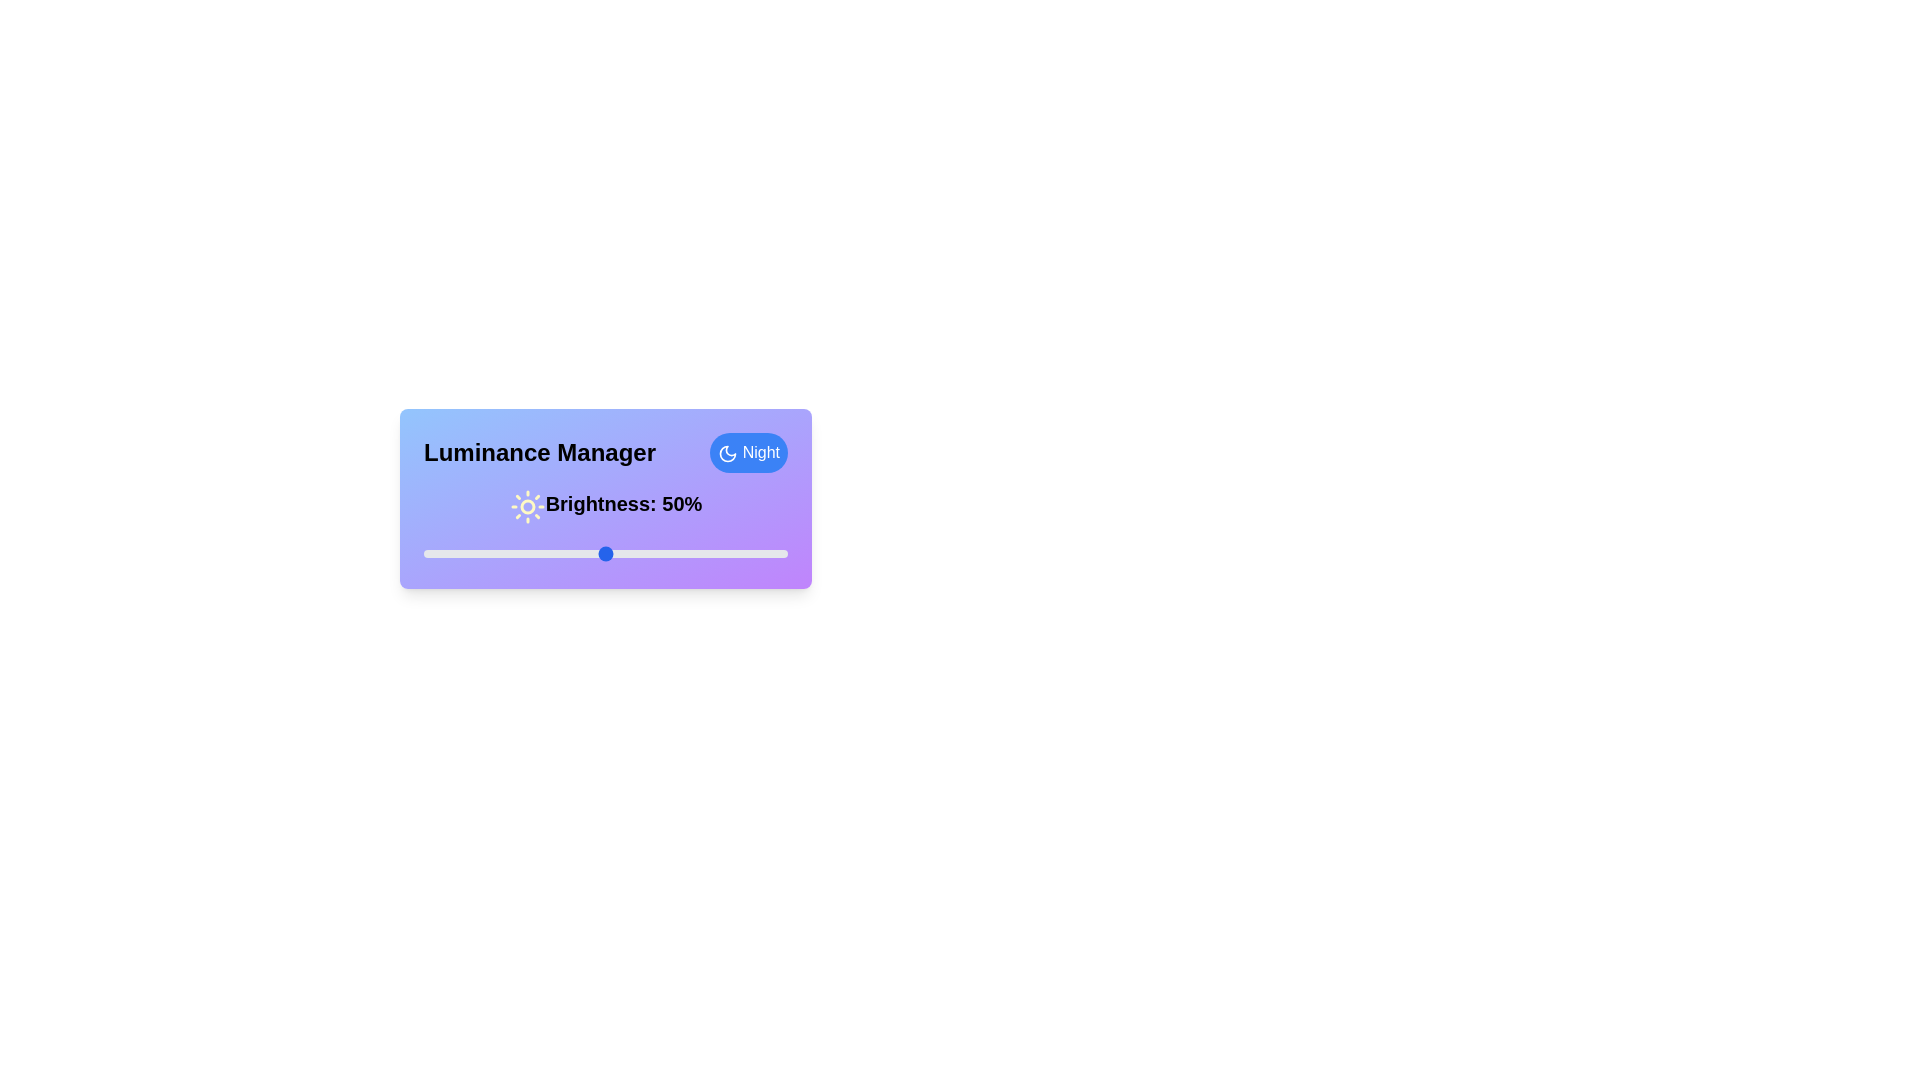 The image size is (1920, 1080). What do you see at coordinates (757, 554) in the screenshot?
I see `the luminance slider to 92%` at bounding box center [757, 554].